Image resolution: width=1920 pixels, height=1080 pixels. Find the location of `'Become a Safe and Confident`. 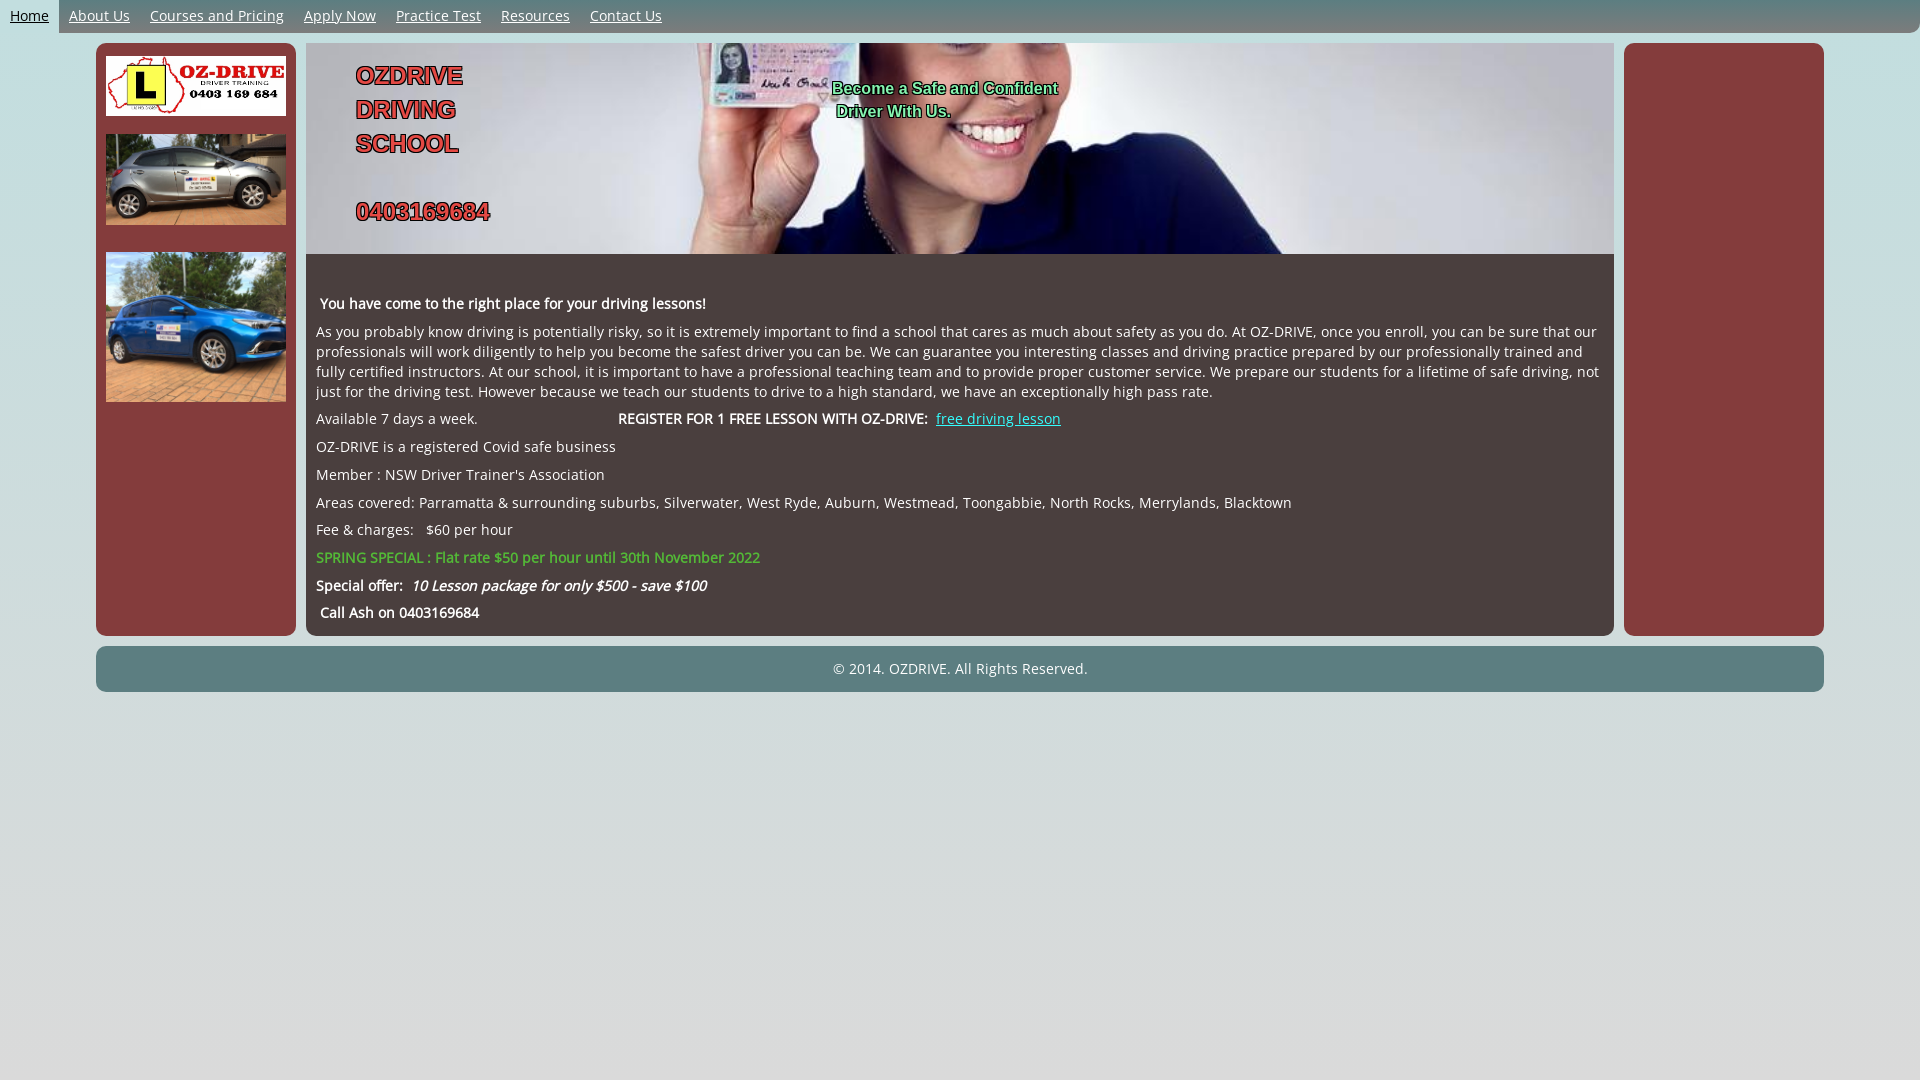

'Become a Safe and Confident is located at coordinates (944, 100).